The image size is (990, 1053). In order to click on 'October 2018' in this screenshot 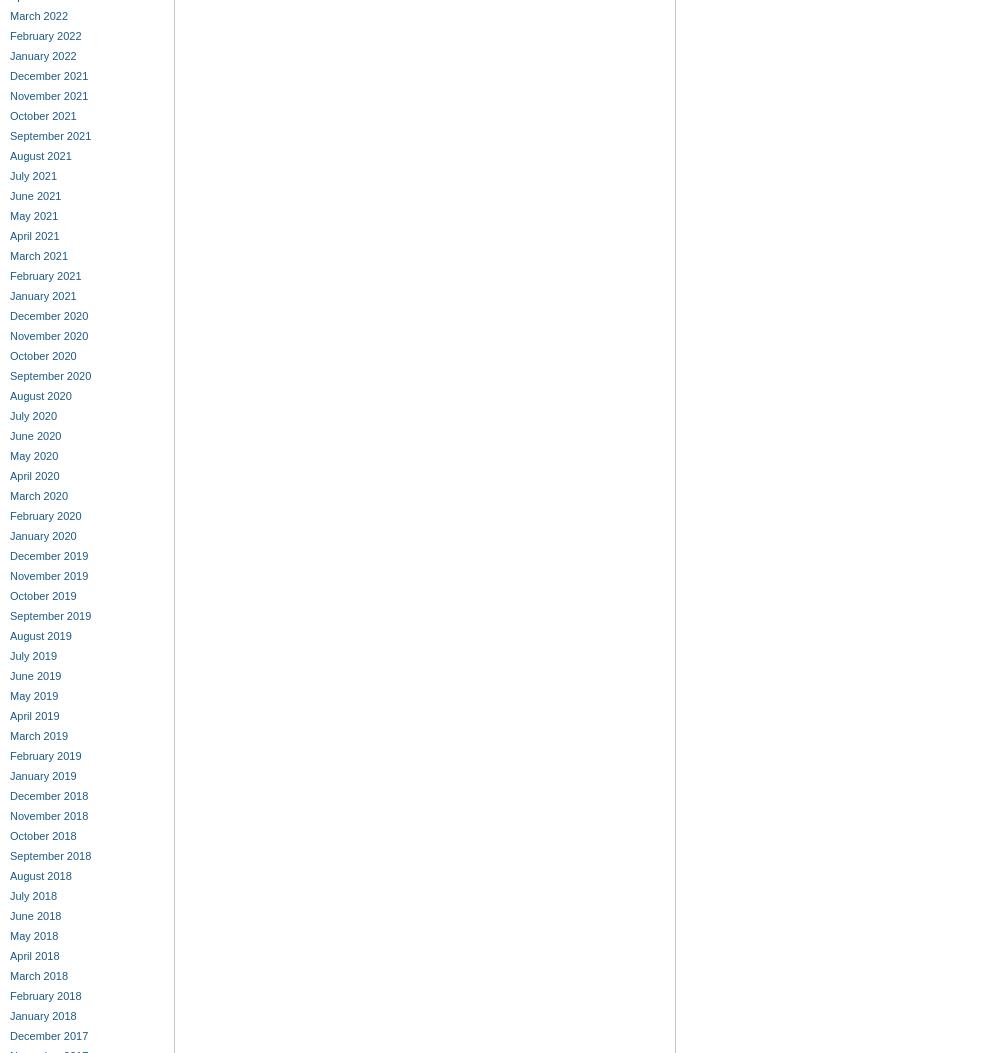, I will do `click(41, 834)`.